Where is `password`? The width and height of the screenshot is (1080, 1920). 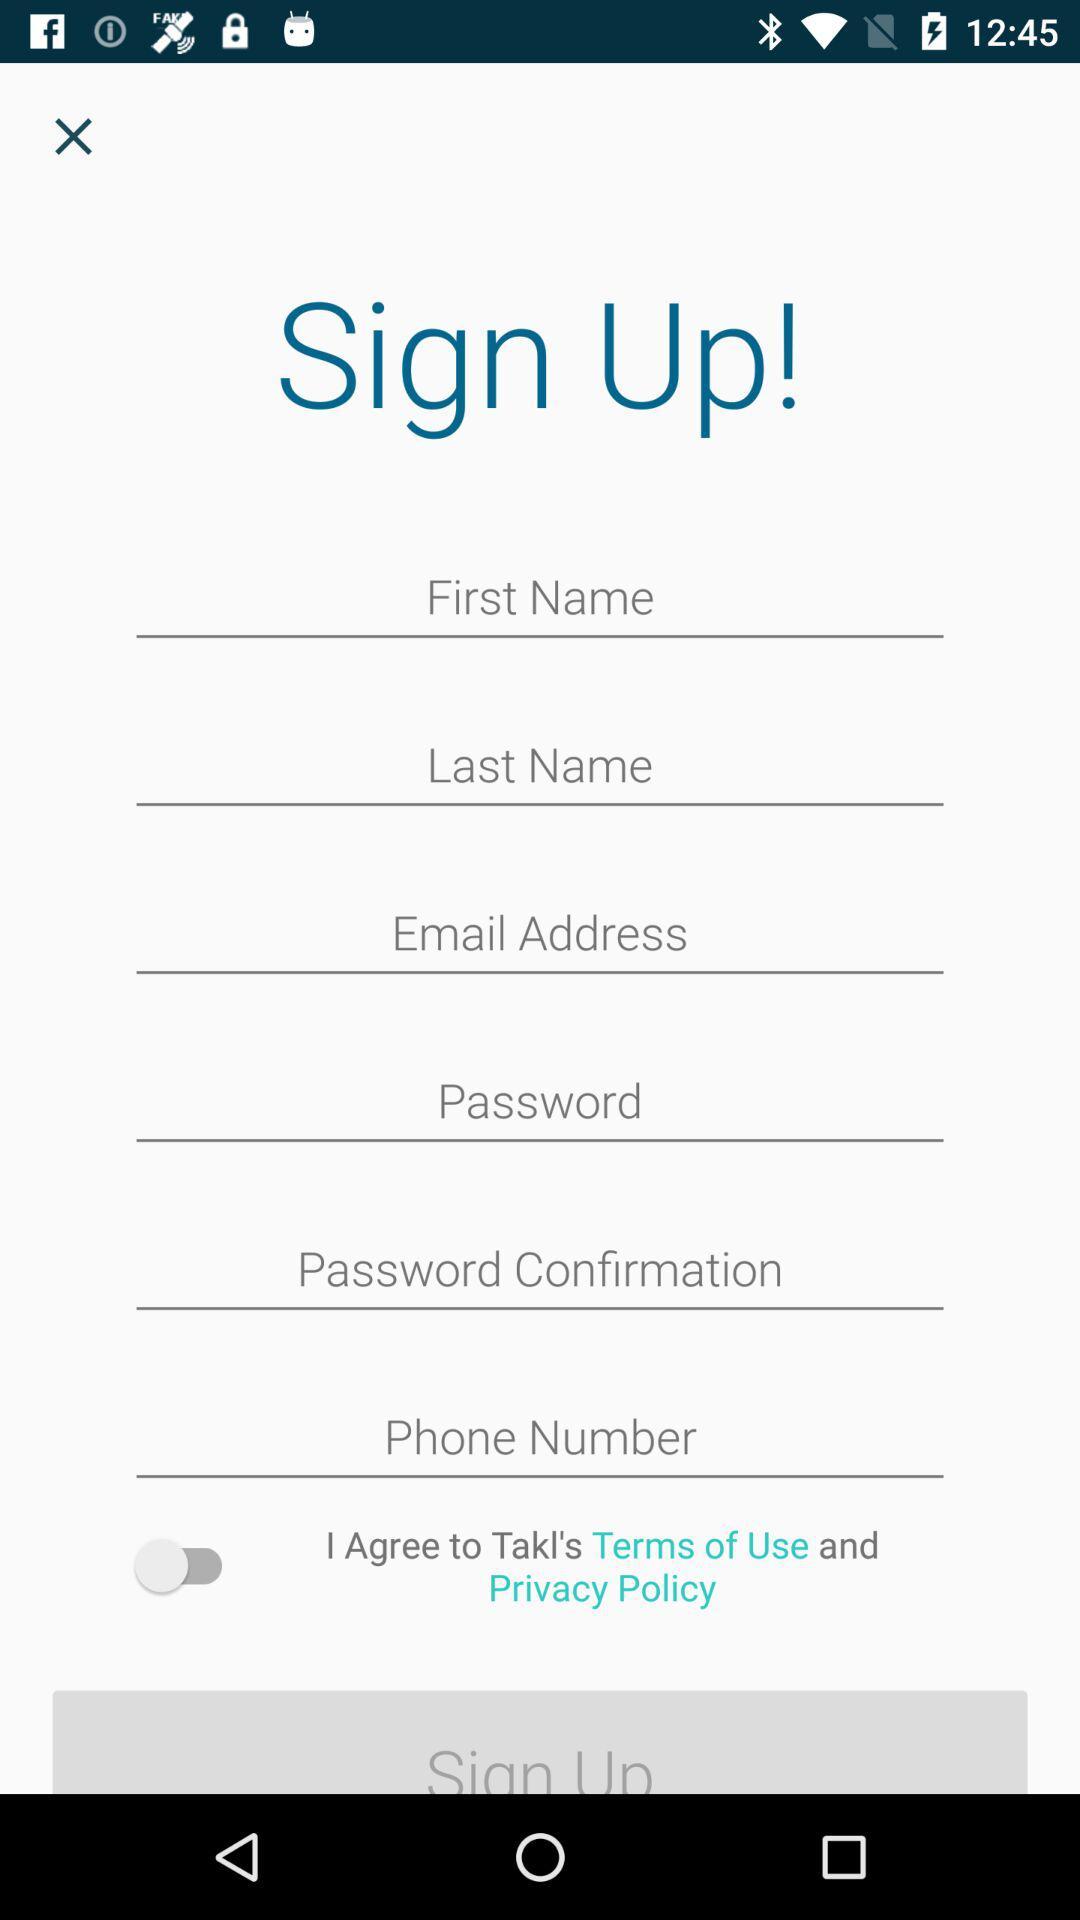 password is located at coordinates (540, 1102).